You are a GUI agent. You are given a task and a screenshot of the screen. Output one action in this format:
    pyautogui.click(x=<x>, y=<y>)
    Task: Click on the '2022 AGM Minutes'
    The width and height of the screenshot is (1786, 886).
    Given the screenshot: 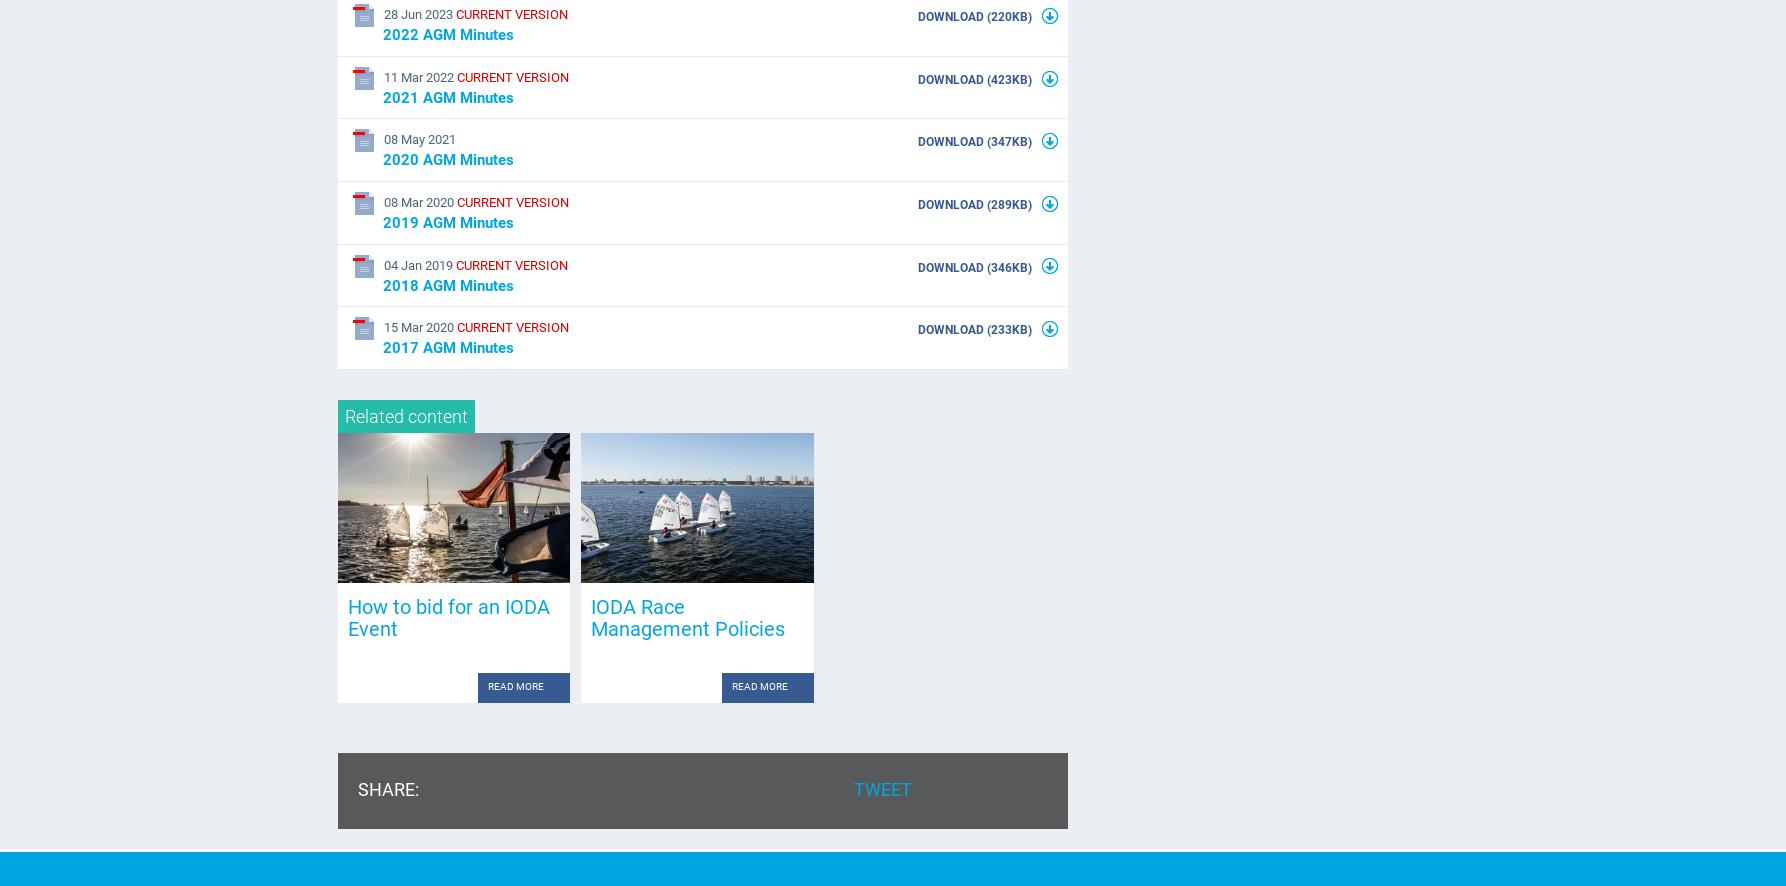 What is the action you would take?
    pyautogui.click(x=382, y=34)
    